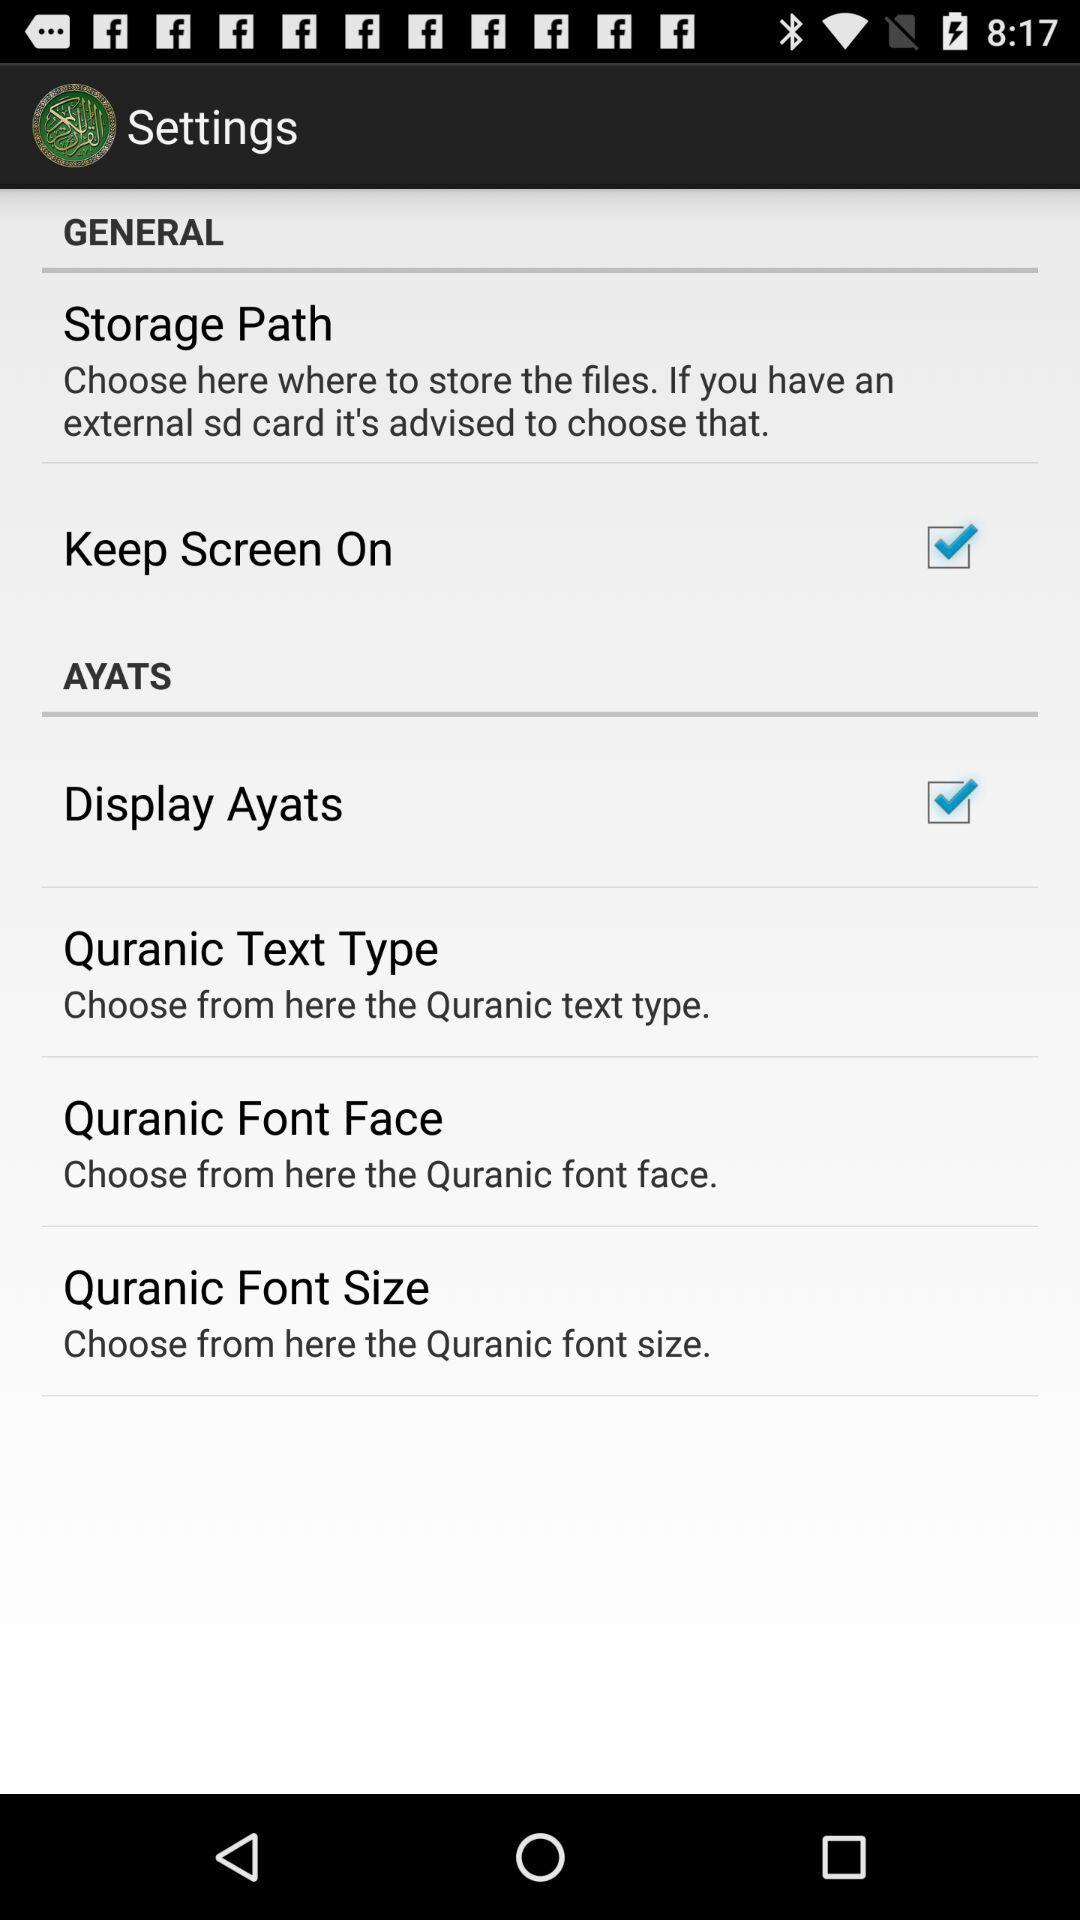  Describe the element at coordinates (540, 230) in the screenshot. I see `the general icon` at that location.